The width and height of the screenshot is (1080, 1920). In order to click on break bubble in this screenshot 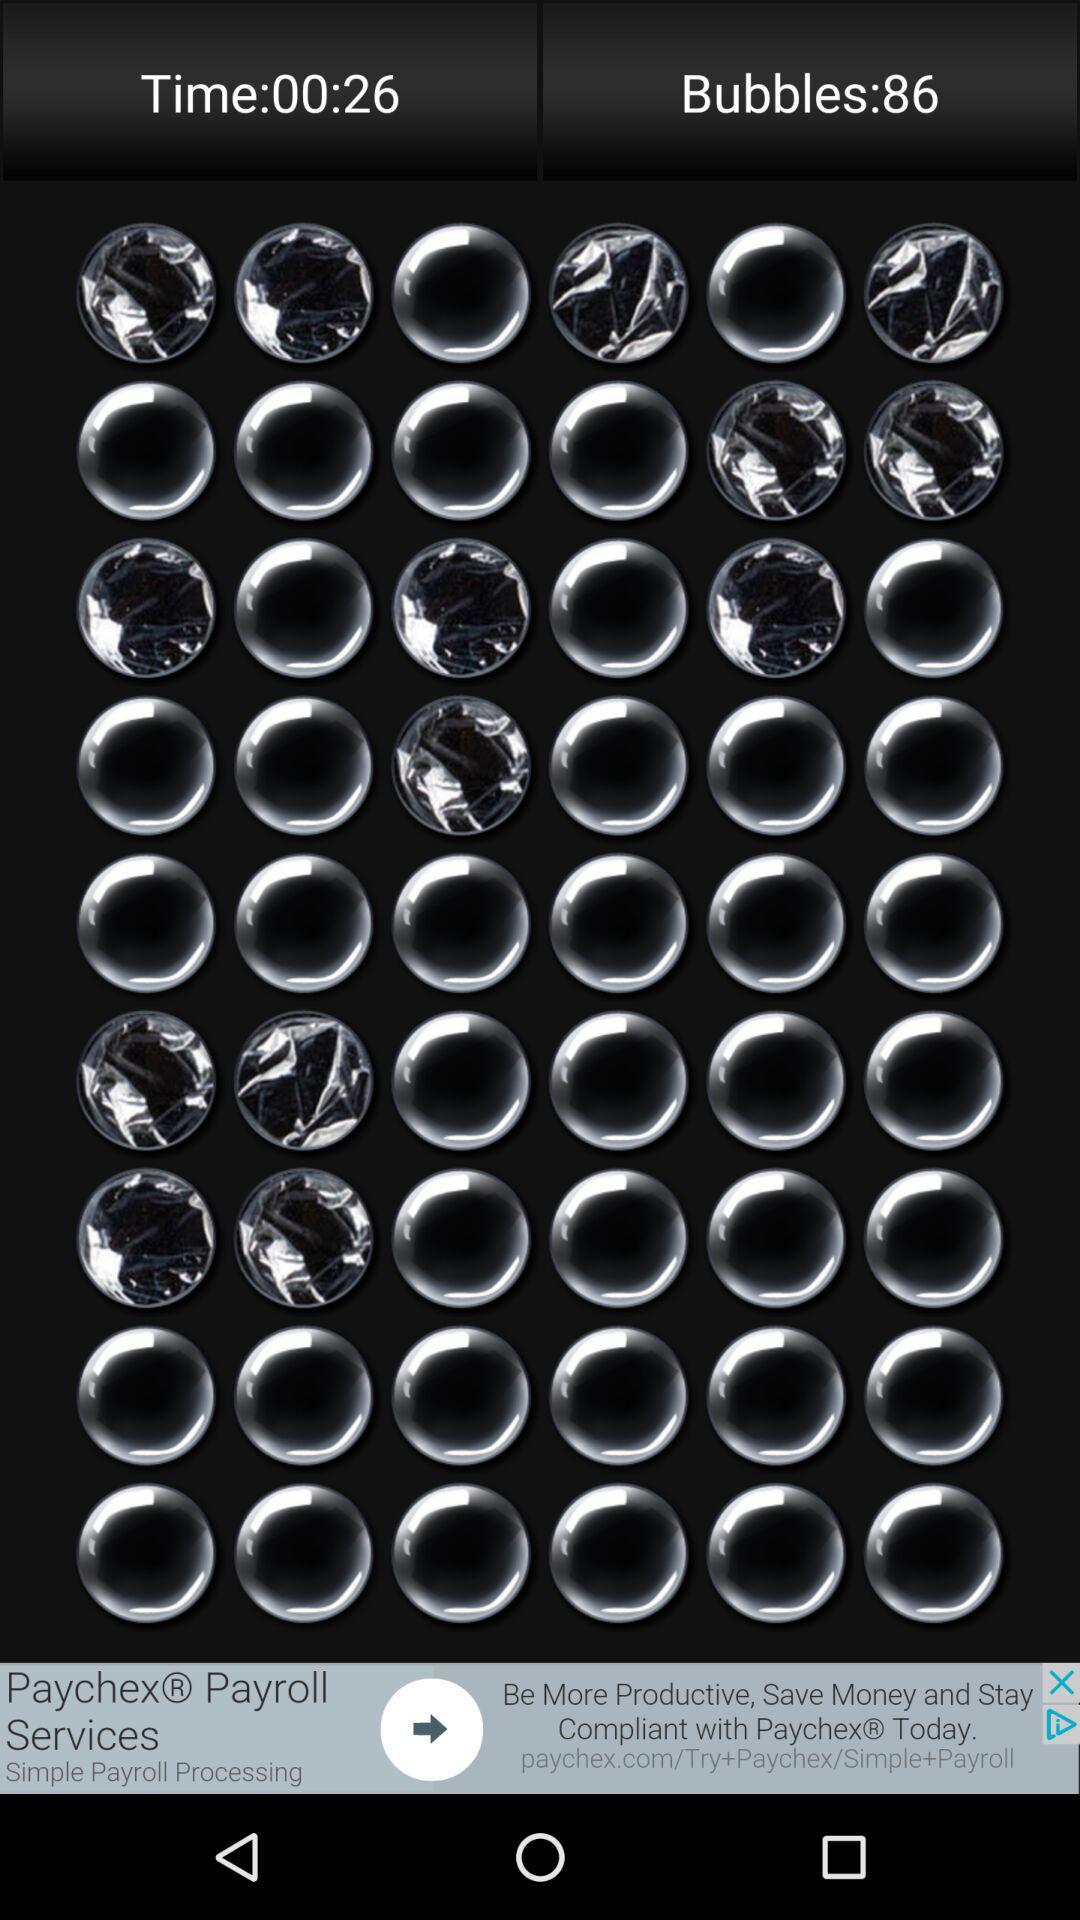, I will do `click(303, 922)`.